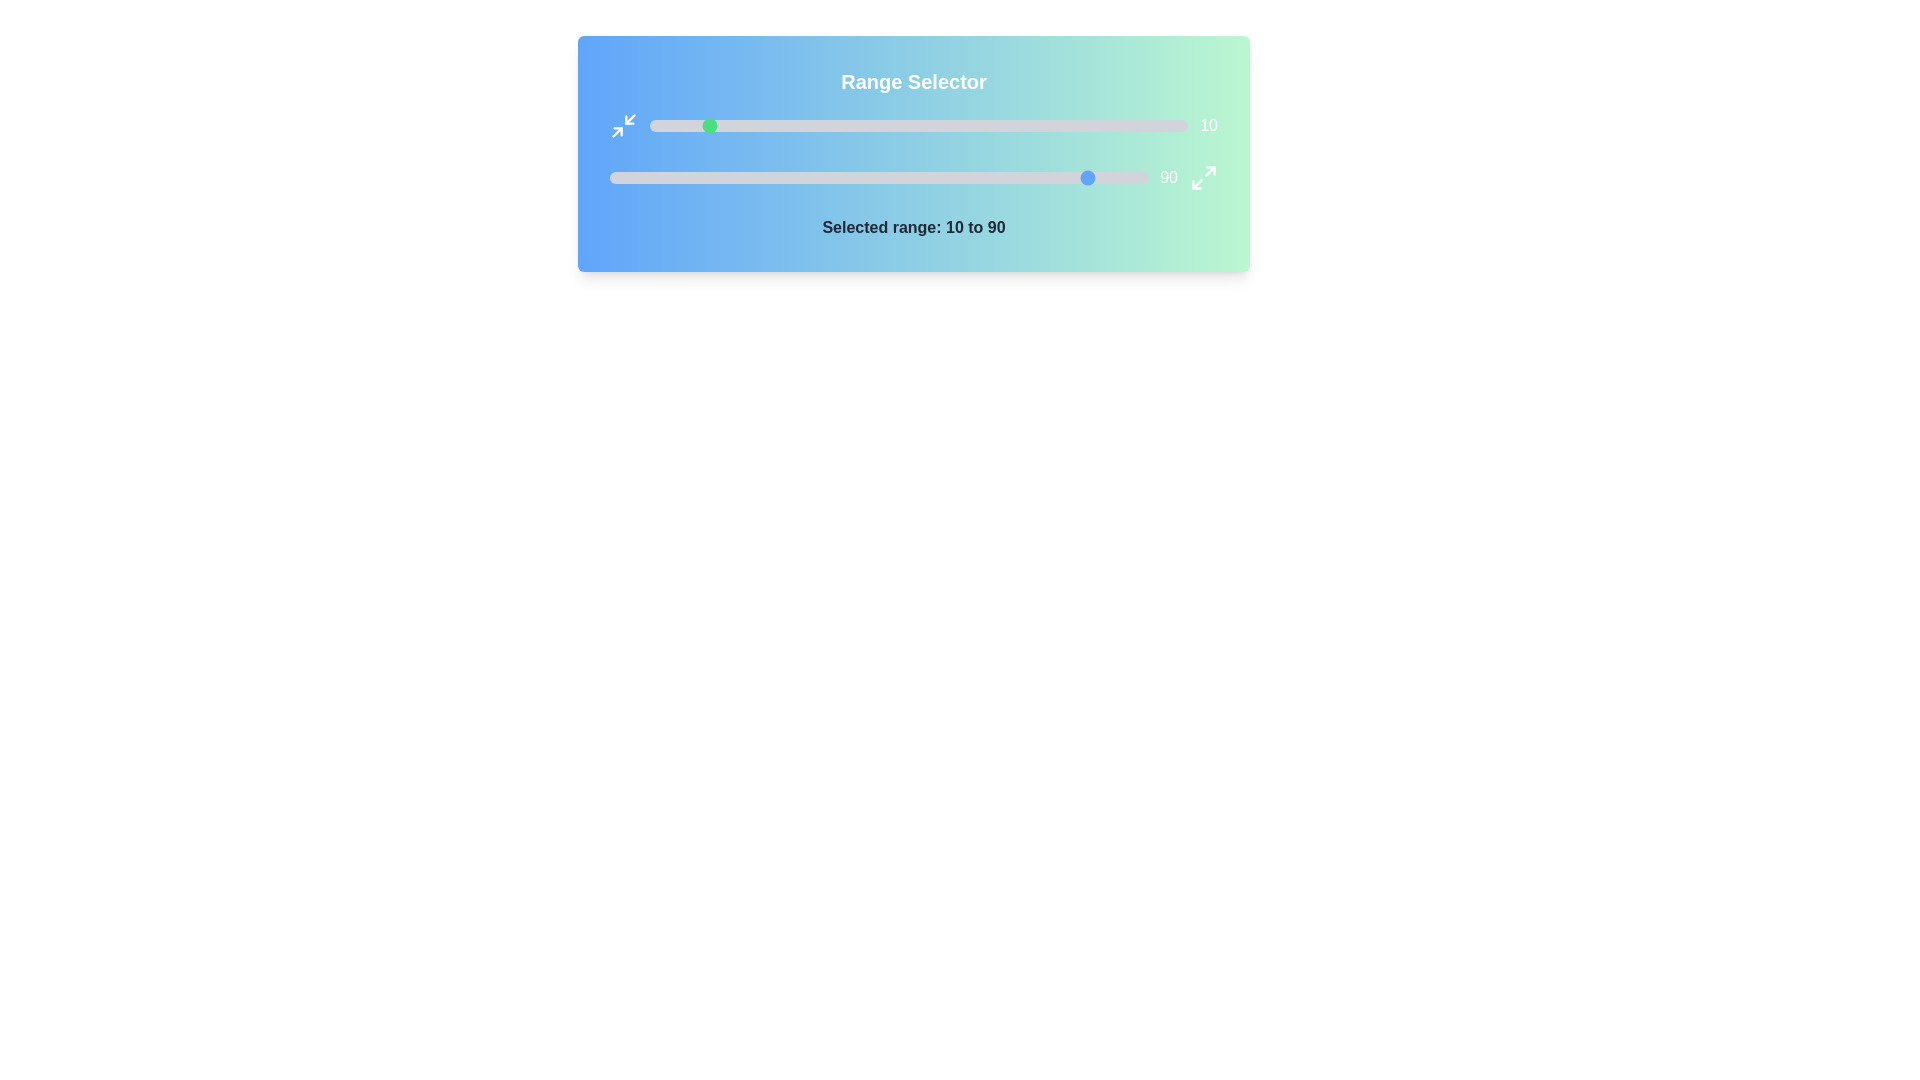 This screenshot has height=1080, width=1920. Describe the element at coordinates (972, 126) in the screenshot. I see `the slider value` at that location.